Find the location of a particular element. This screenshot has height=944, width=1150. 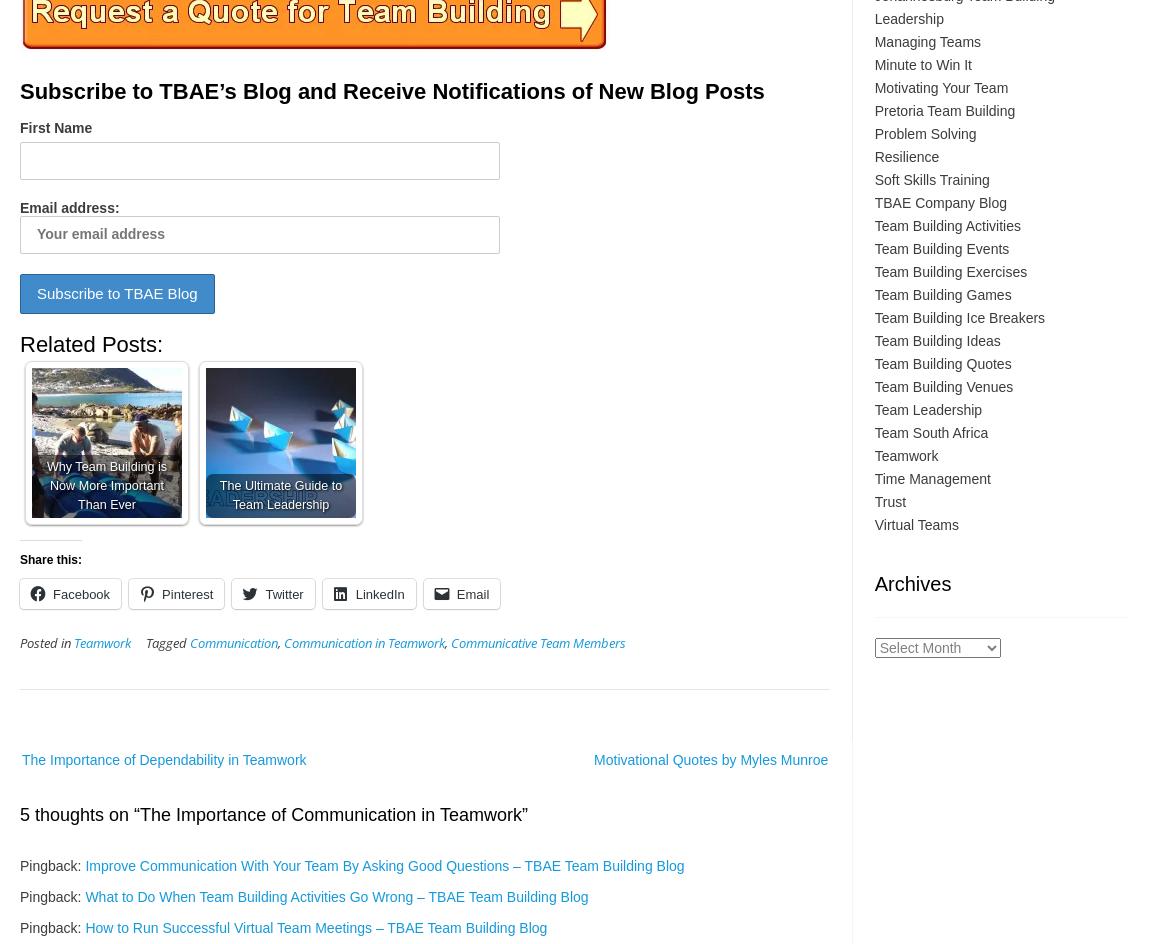

'Managing Teams' is located at coordinates (927, 40).